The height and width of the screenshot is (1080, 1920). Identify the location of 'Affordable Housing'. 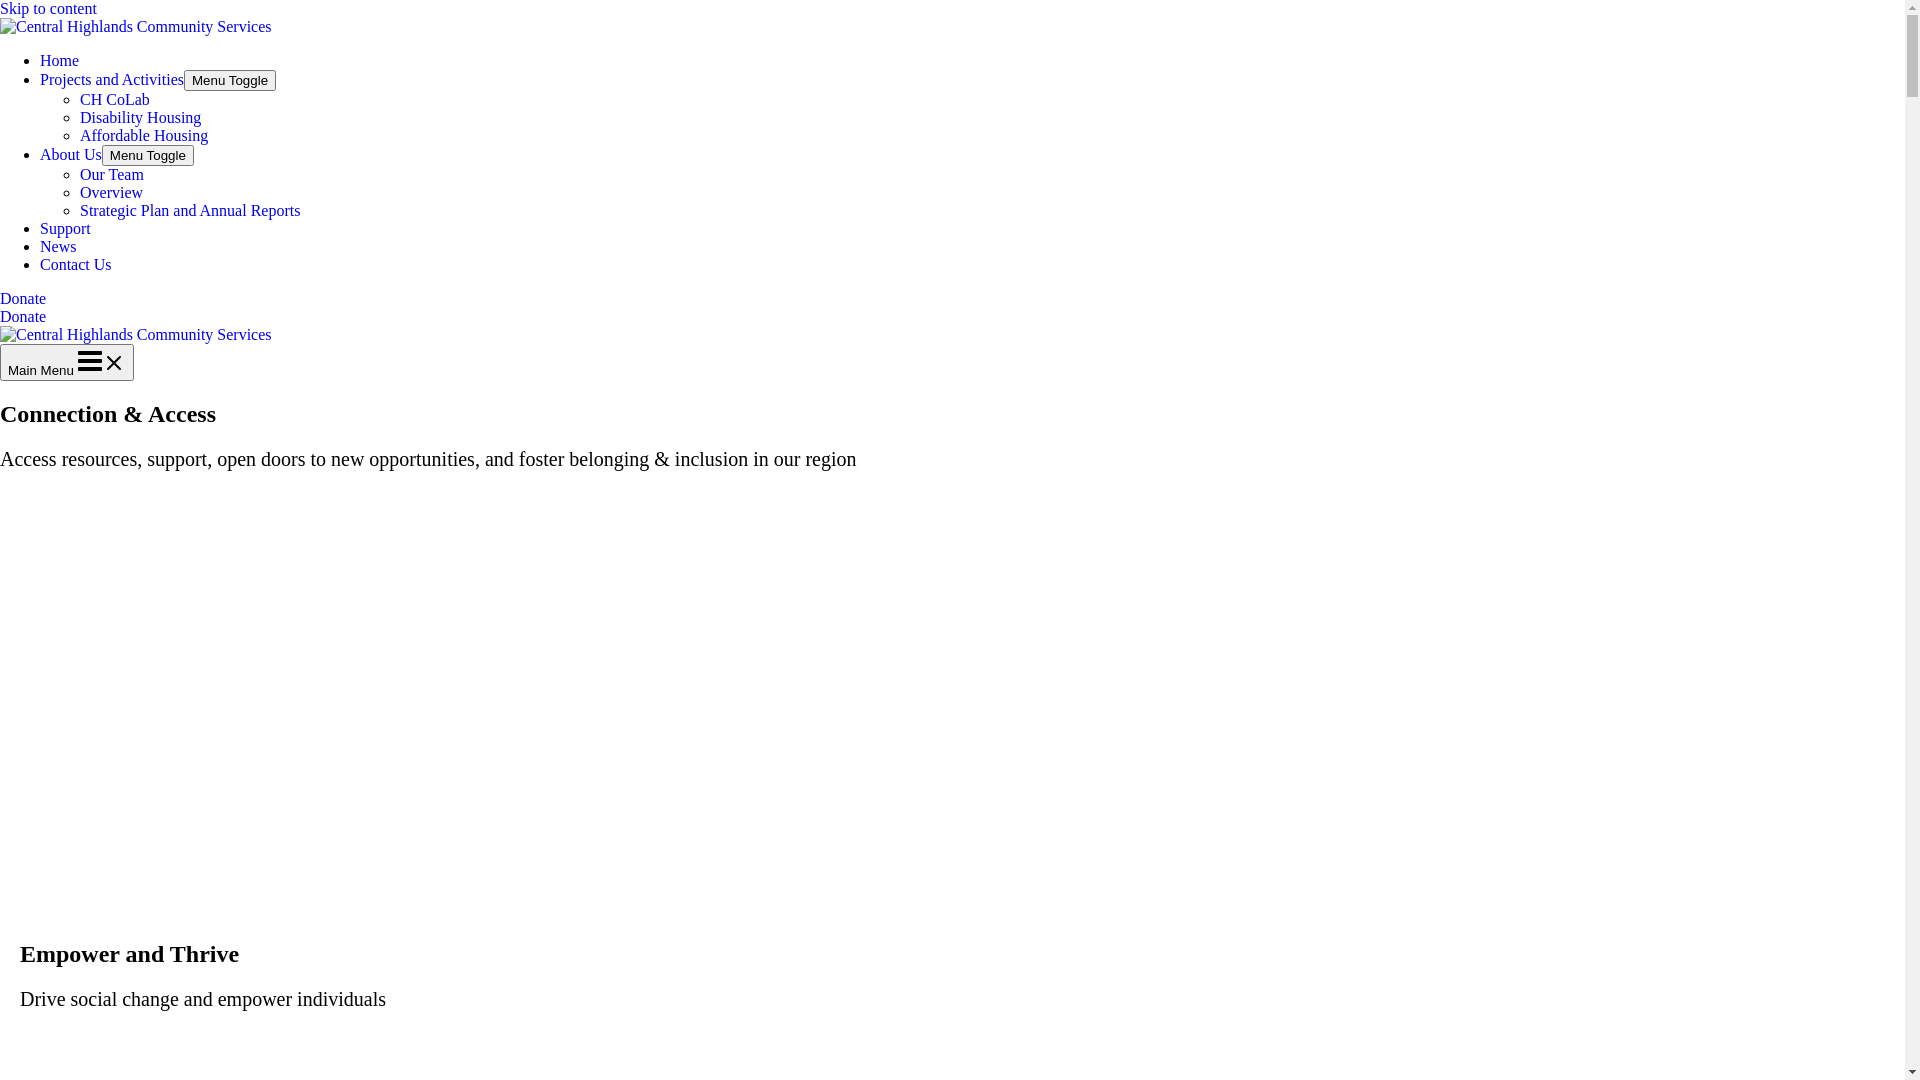
(143, 135).